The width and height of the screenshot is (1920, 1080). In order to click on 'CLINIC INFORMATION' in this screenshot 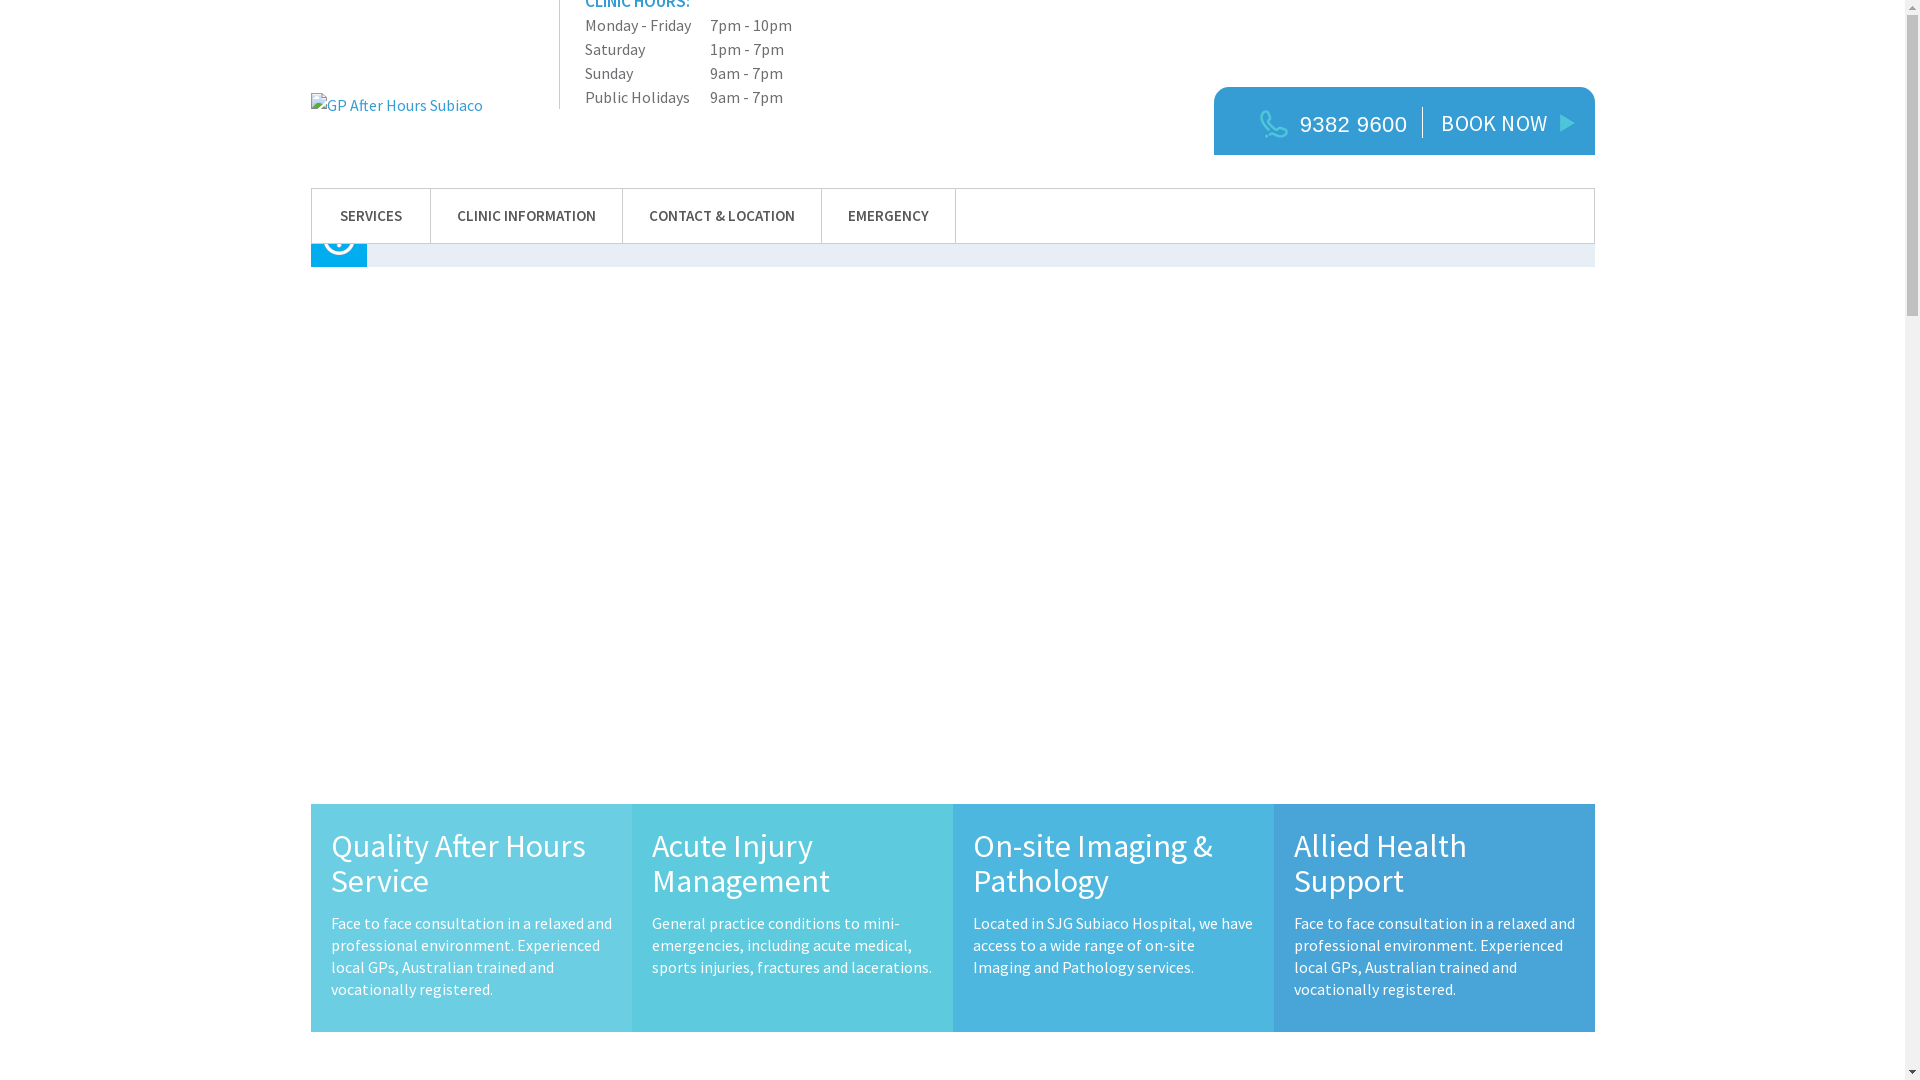, I will do `click(526, 216)`.